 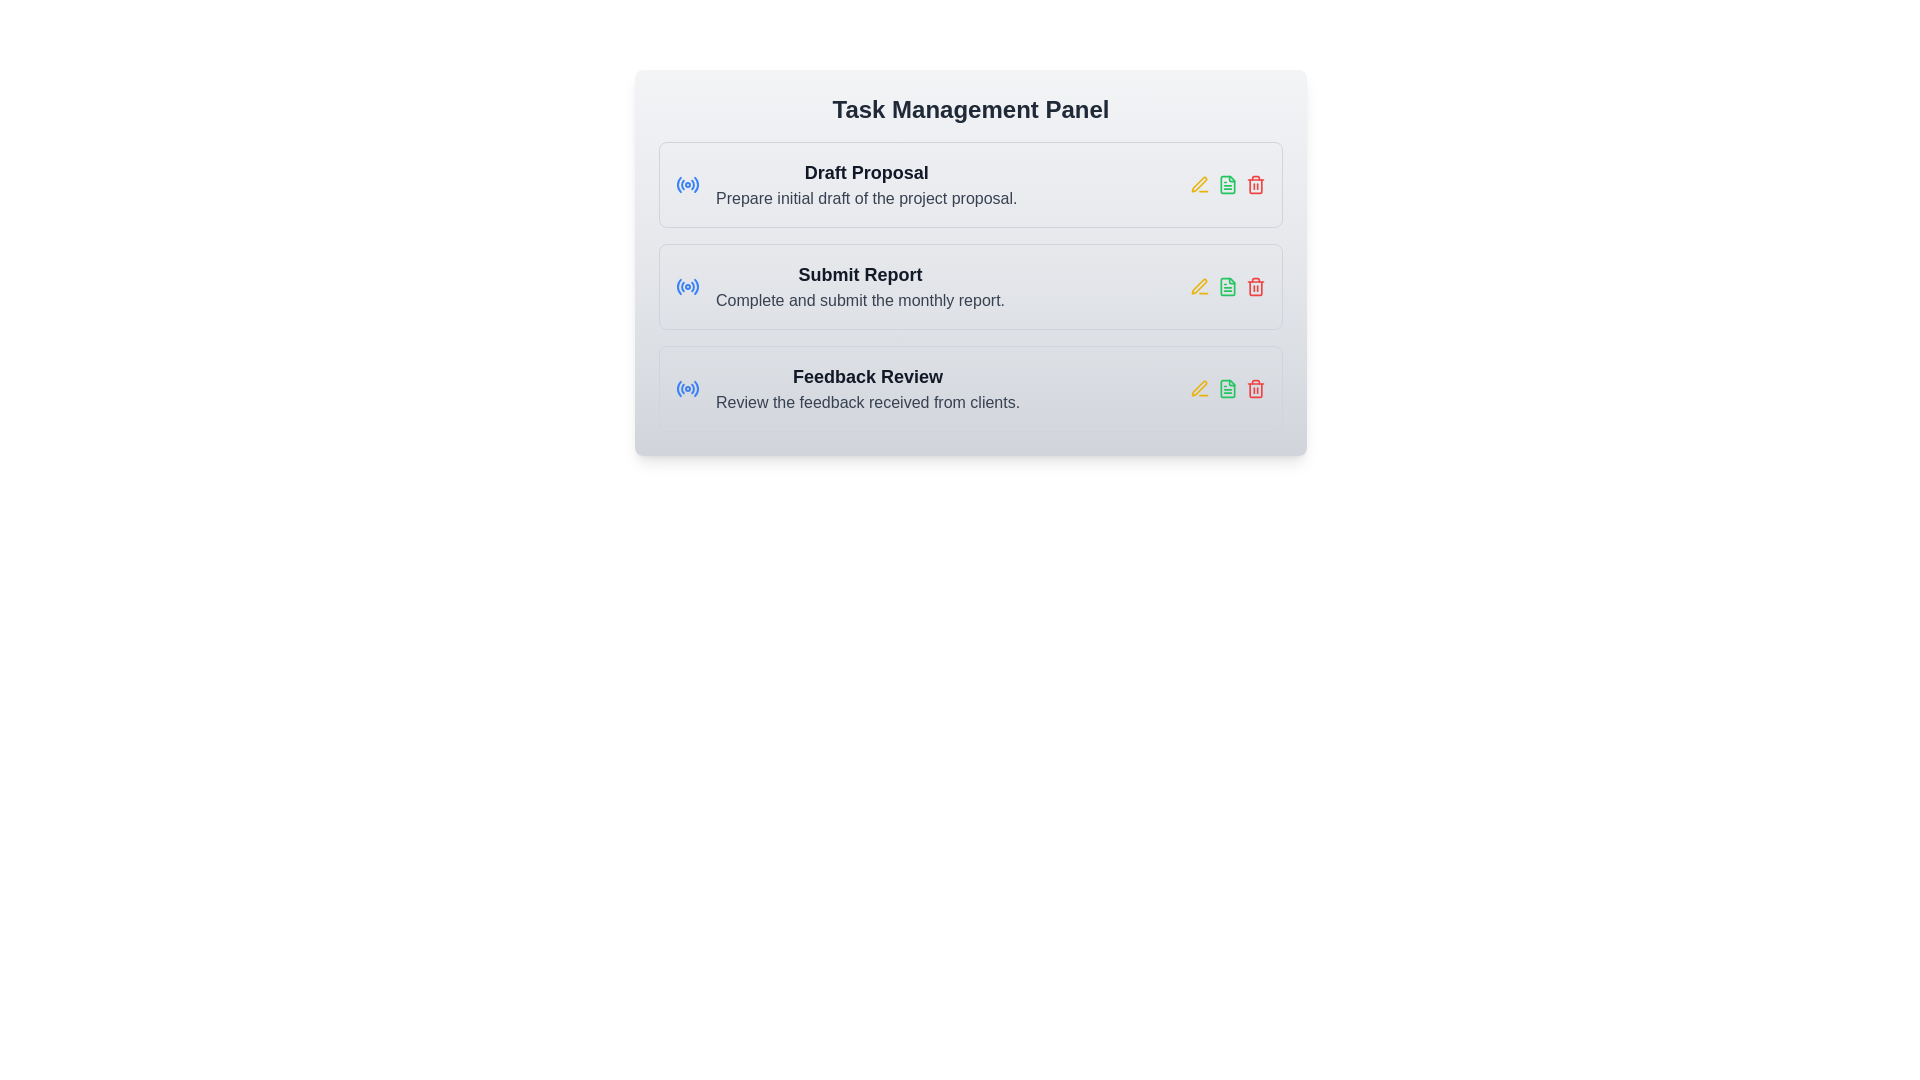 I want to click on the topmost task entry in the 'Task Management Panel' that displays the task's title and description, so click(x=866, y=185).